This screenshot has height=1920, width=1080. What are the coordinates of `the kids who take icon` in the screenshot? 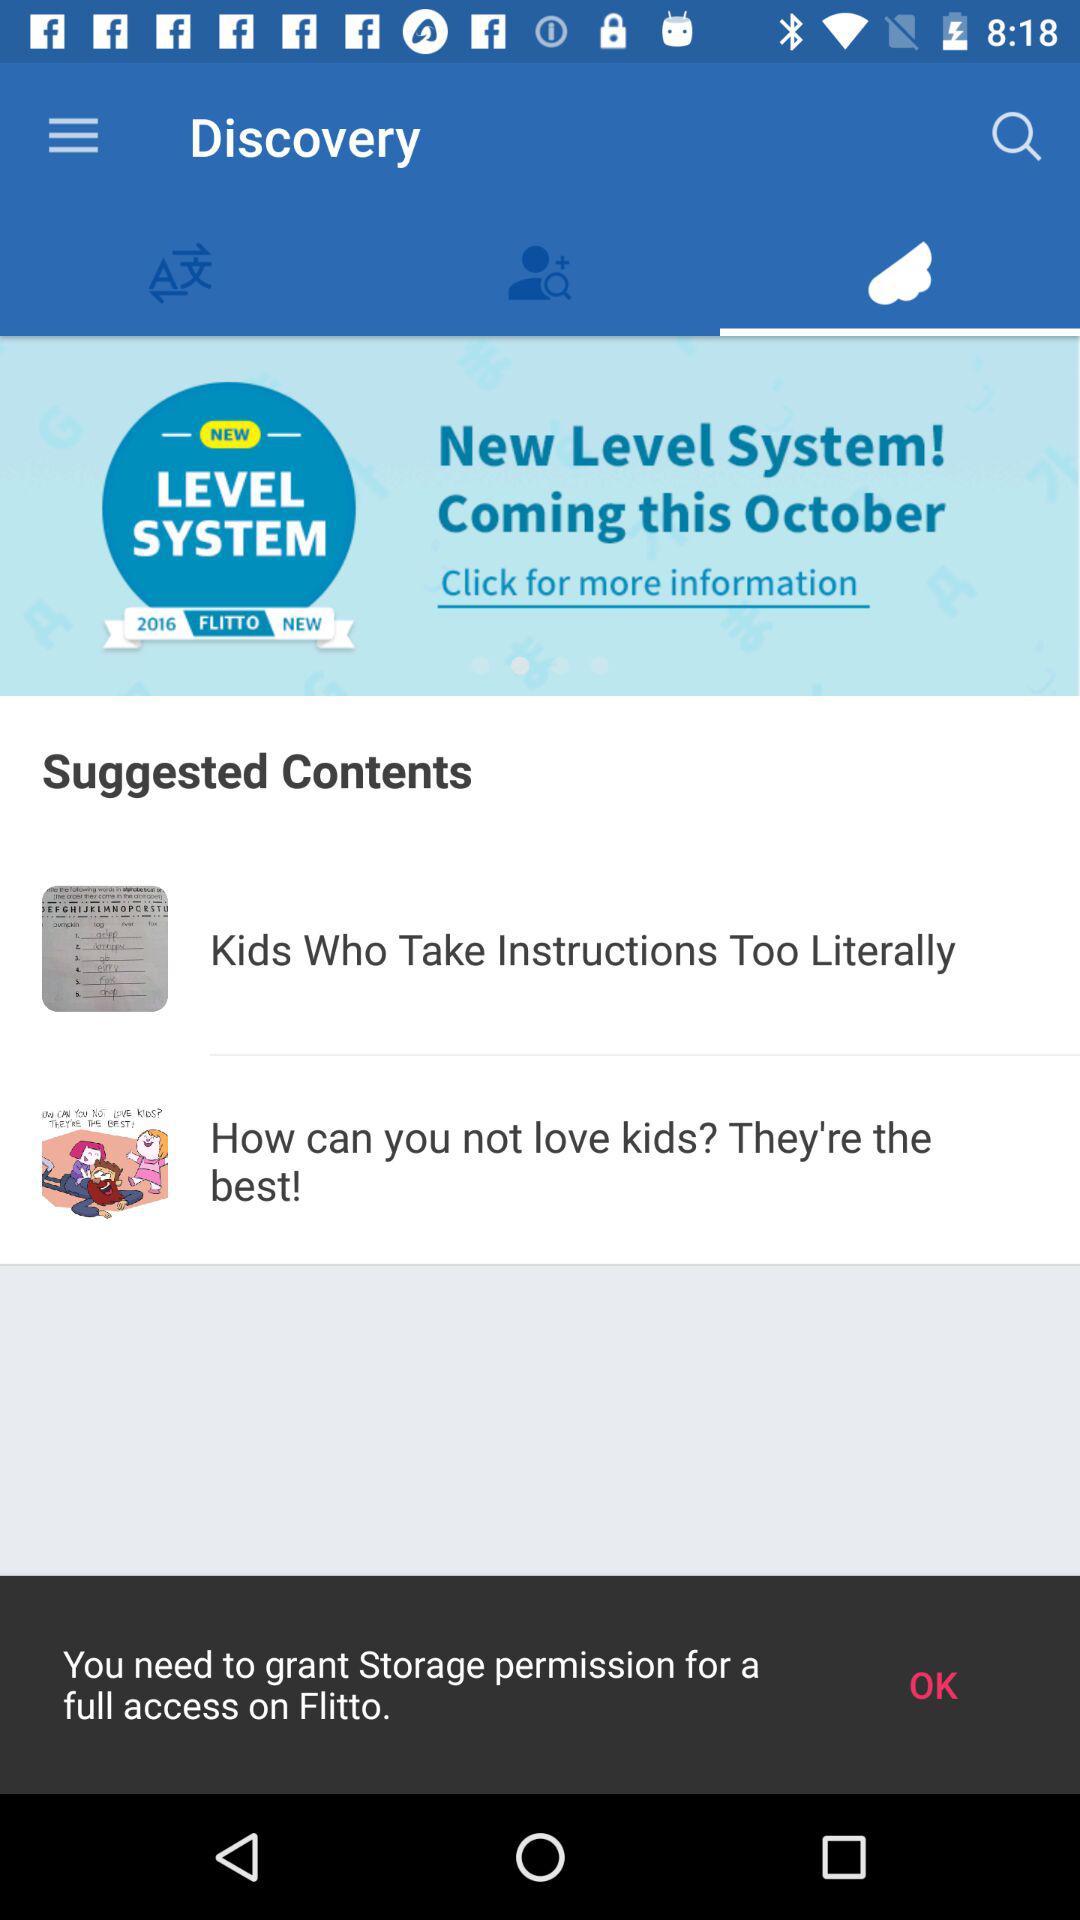 It's located at (623, 947).